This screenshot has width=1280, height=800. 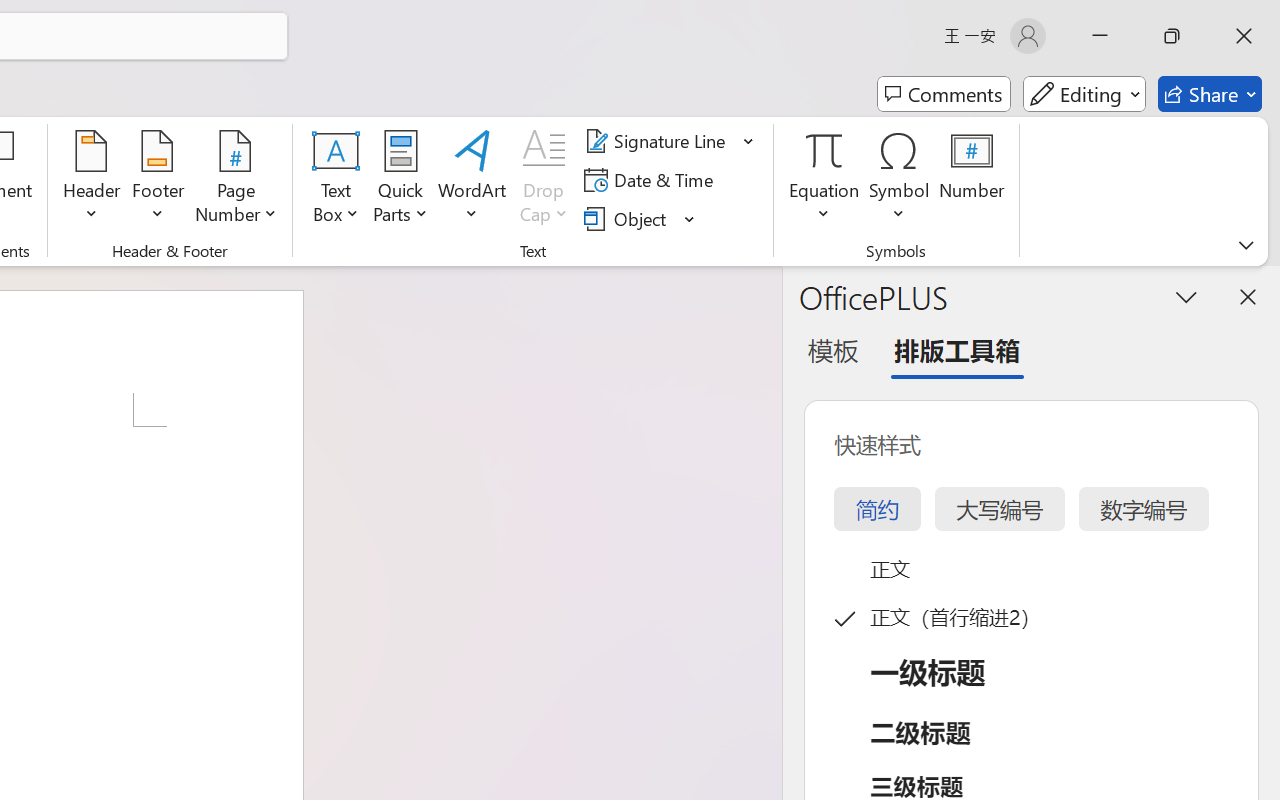 What do you see at coordinates (157, 179) in the screenshot?
I see `'Footer'` at bounding box center [157, 179].